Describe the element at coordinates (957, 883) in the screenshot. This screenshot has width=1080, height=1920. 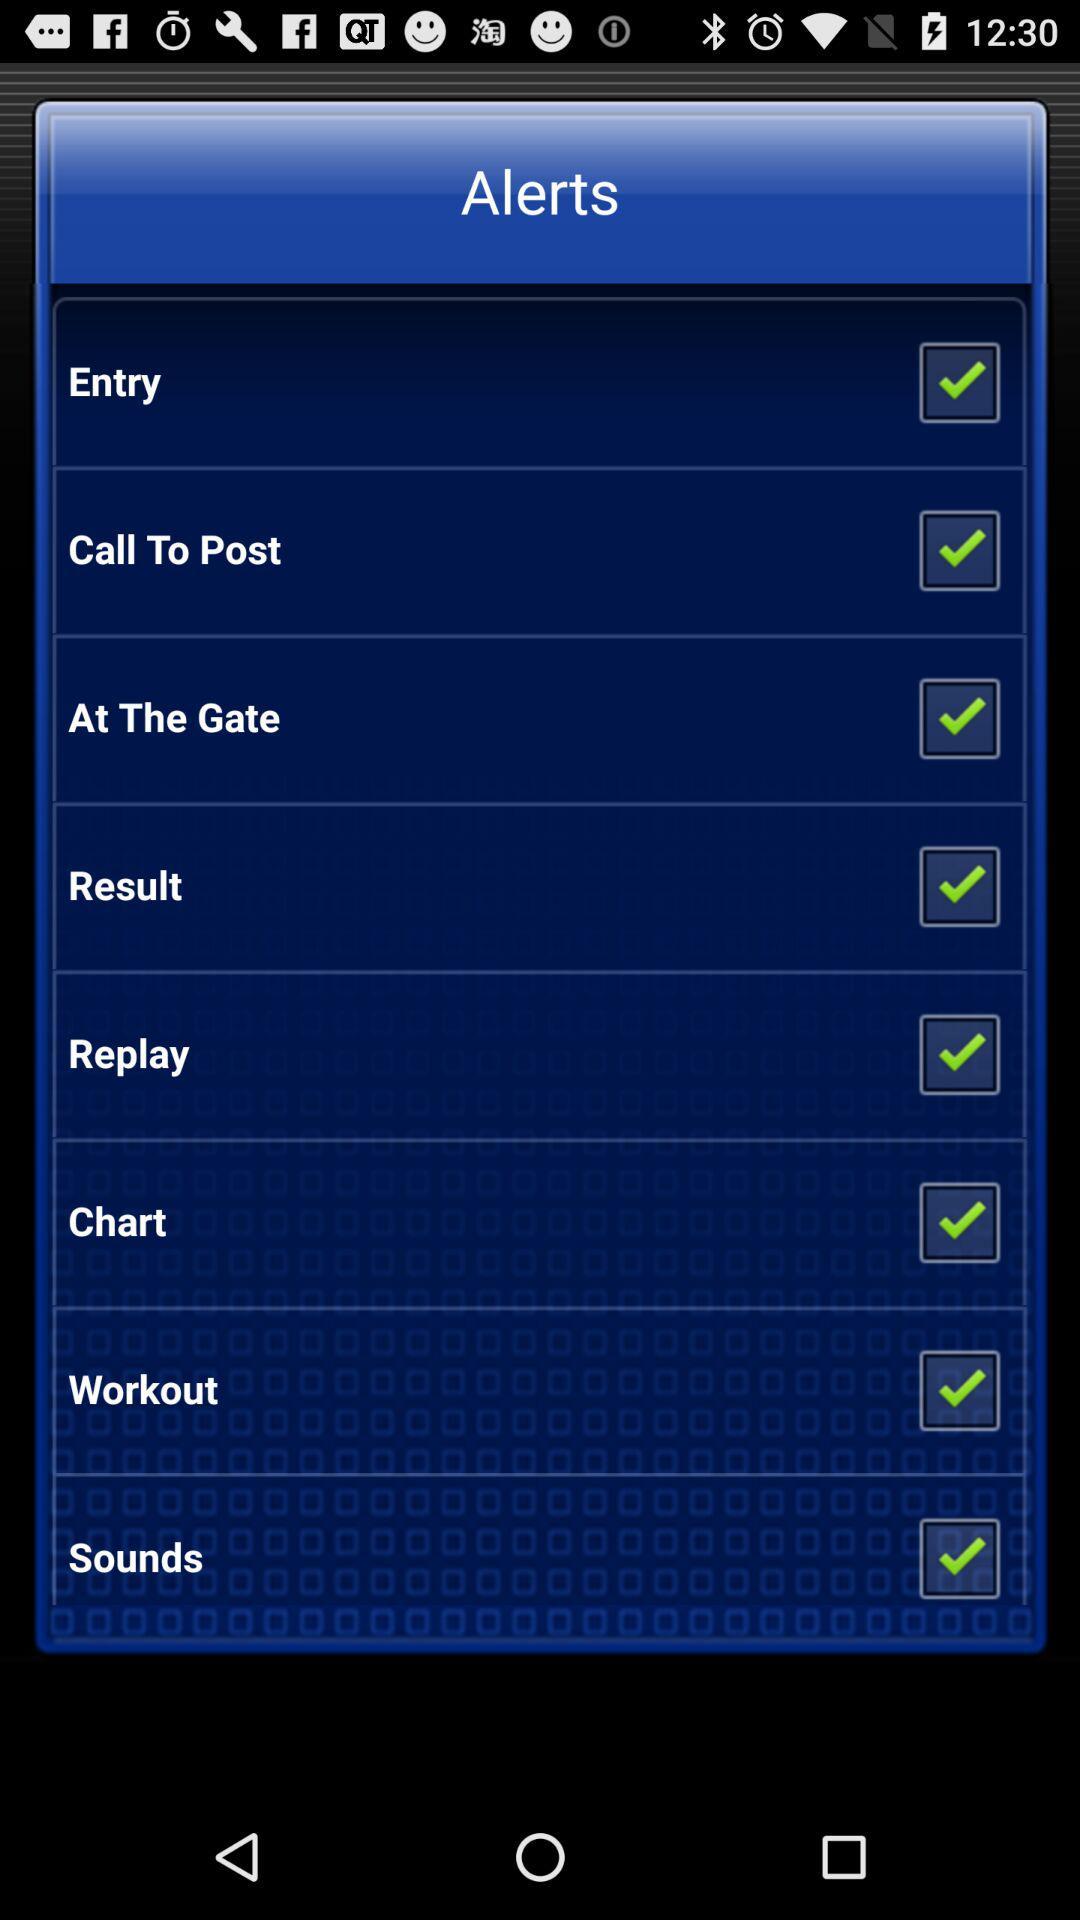
I see `result alerts` at that location.